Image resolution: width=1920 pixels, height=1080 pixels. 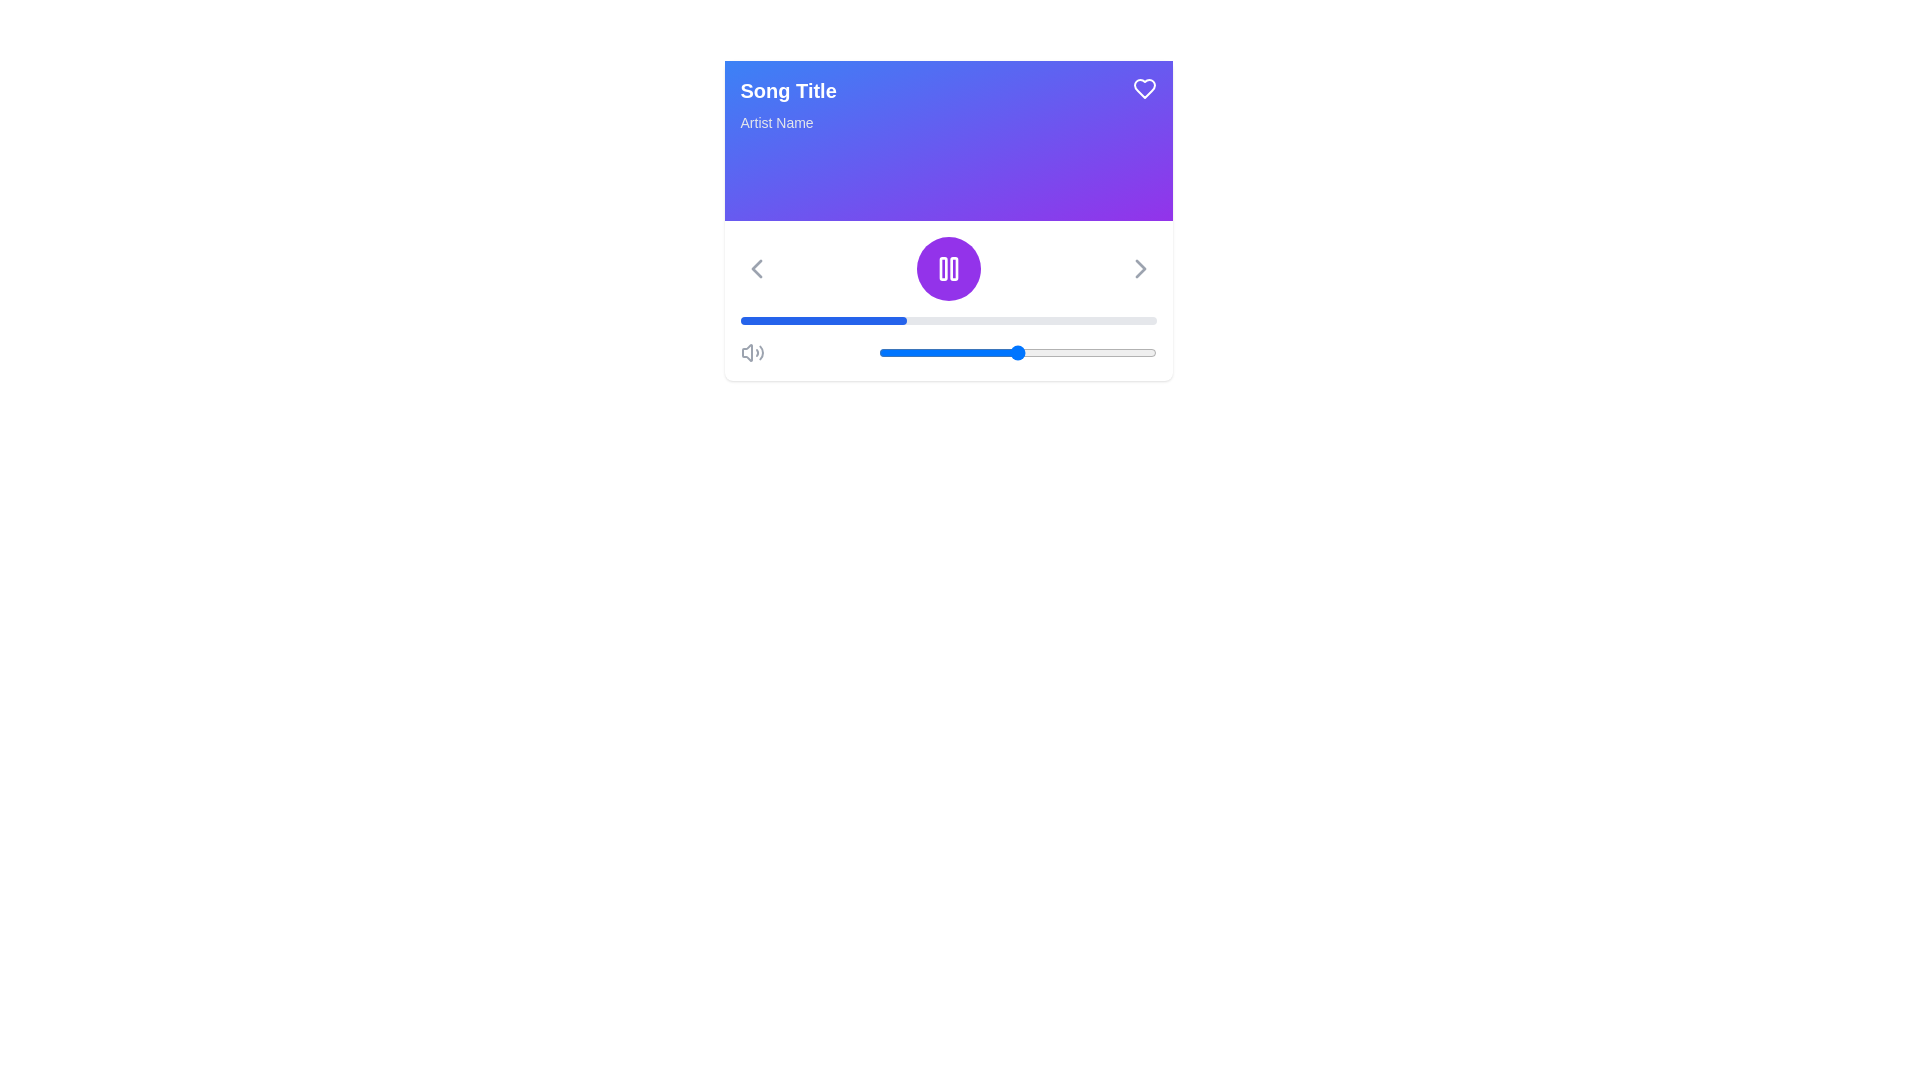 I want to click on the purple heart-shaped icon with a white outline located at the top-right corner of the interface, so click(x=1144, y=87).